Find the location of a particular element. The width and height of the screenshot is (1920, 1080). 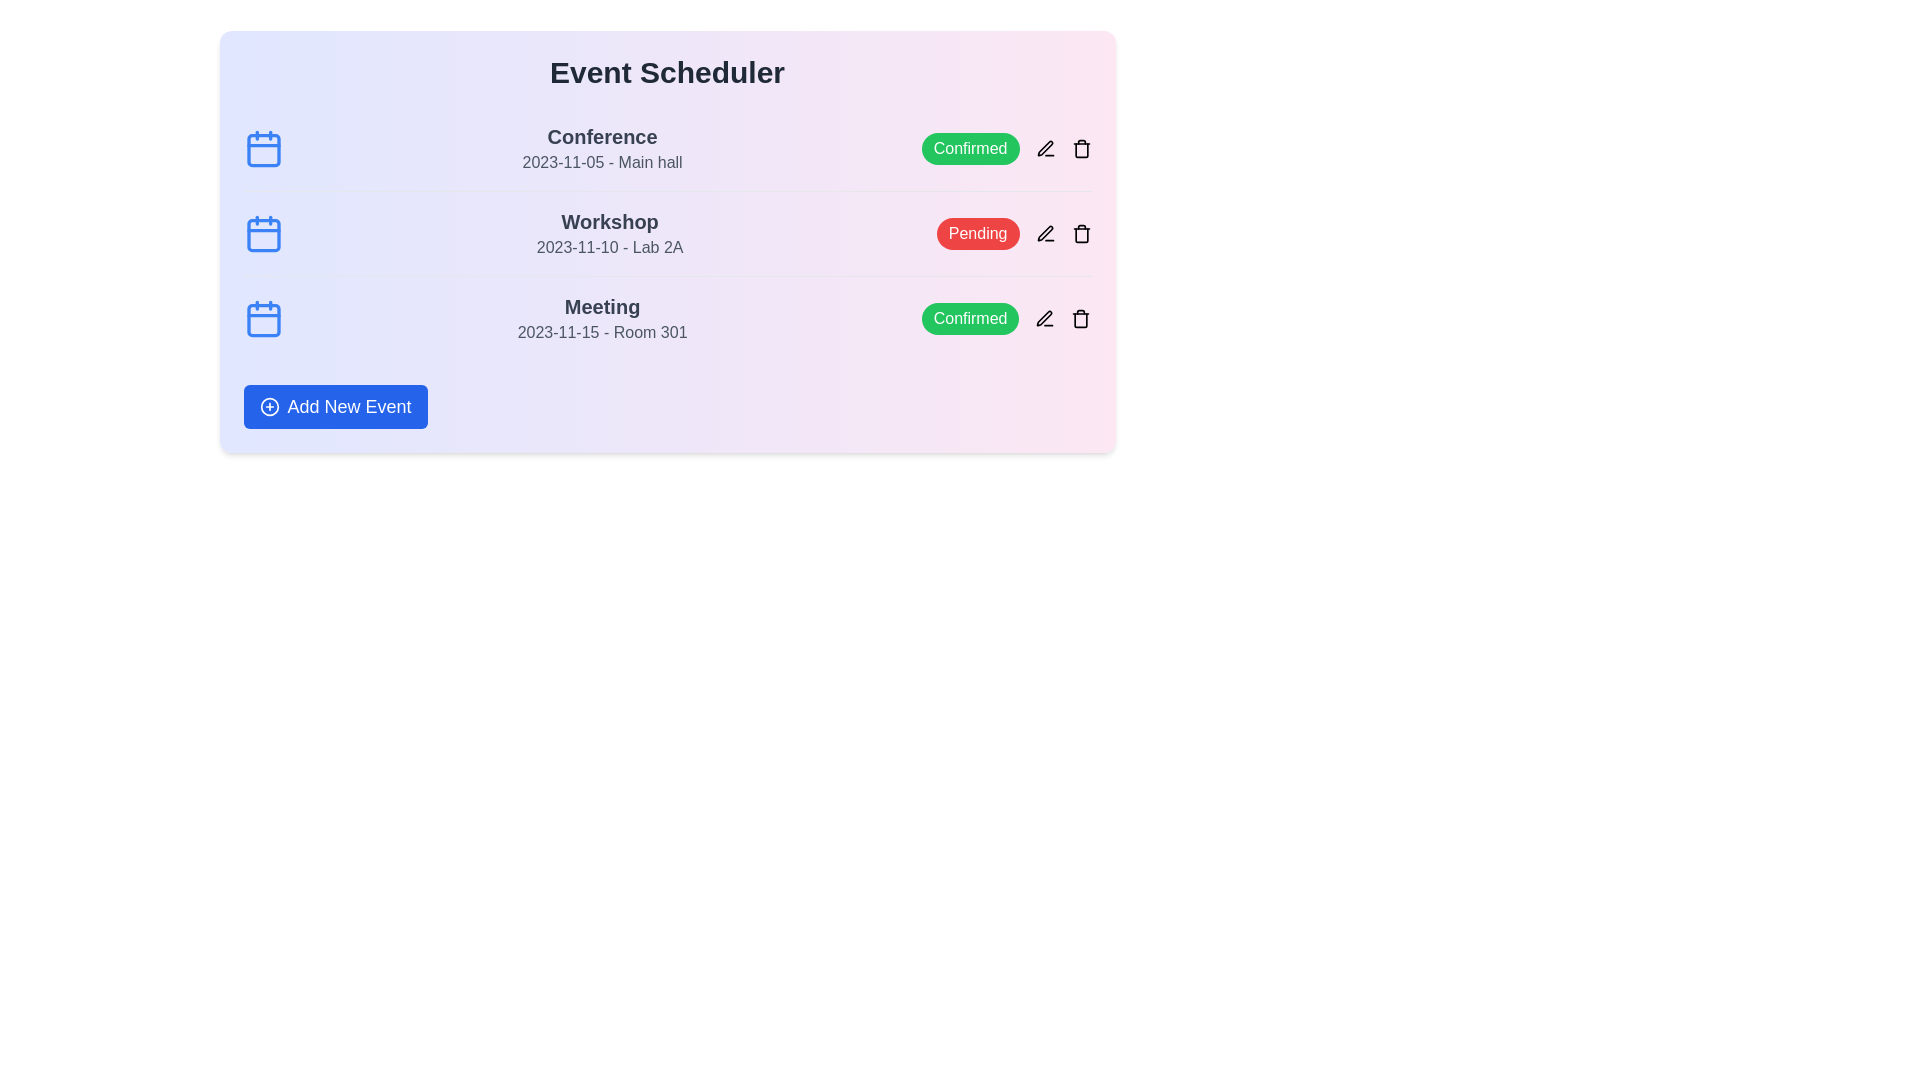

the calendar icon located at the leftmost side of the 'Meeting' row, aligned with the meeting details is located at coordinates (262, 318).